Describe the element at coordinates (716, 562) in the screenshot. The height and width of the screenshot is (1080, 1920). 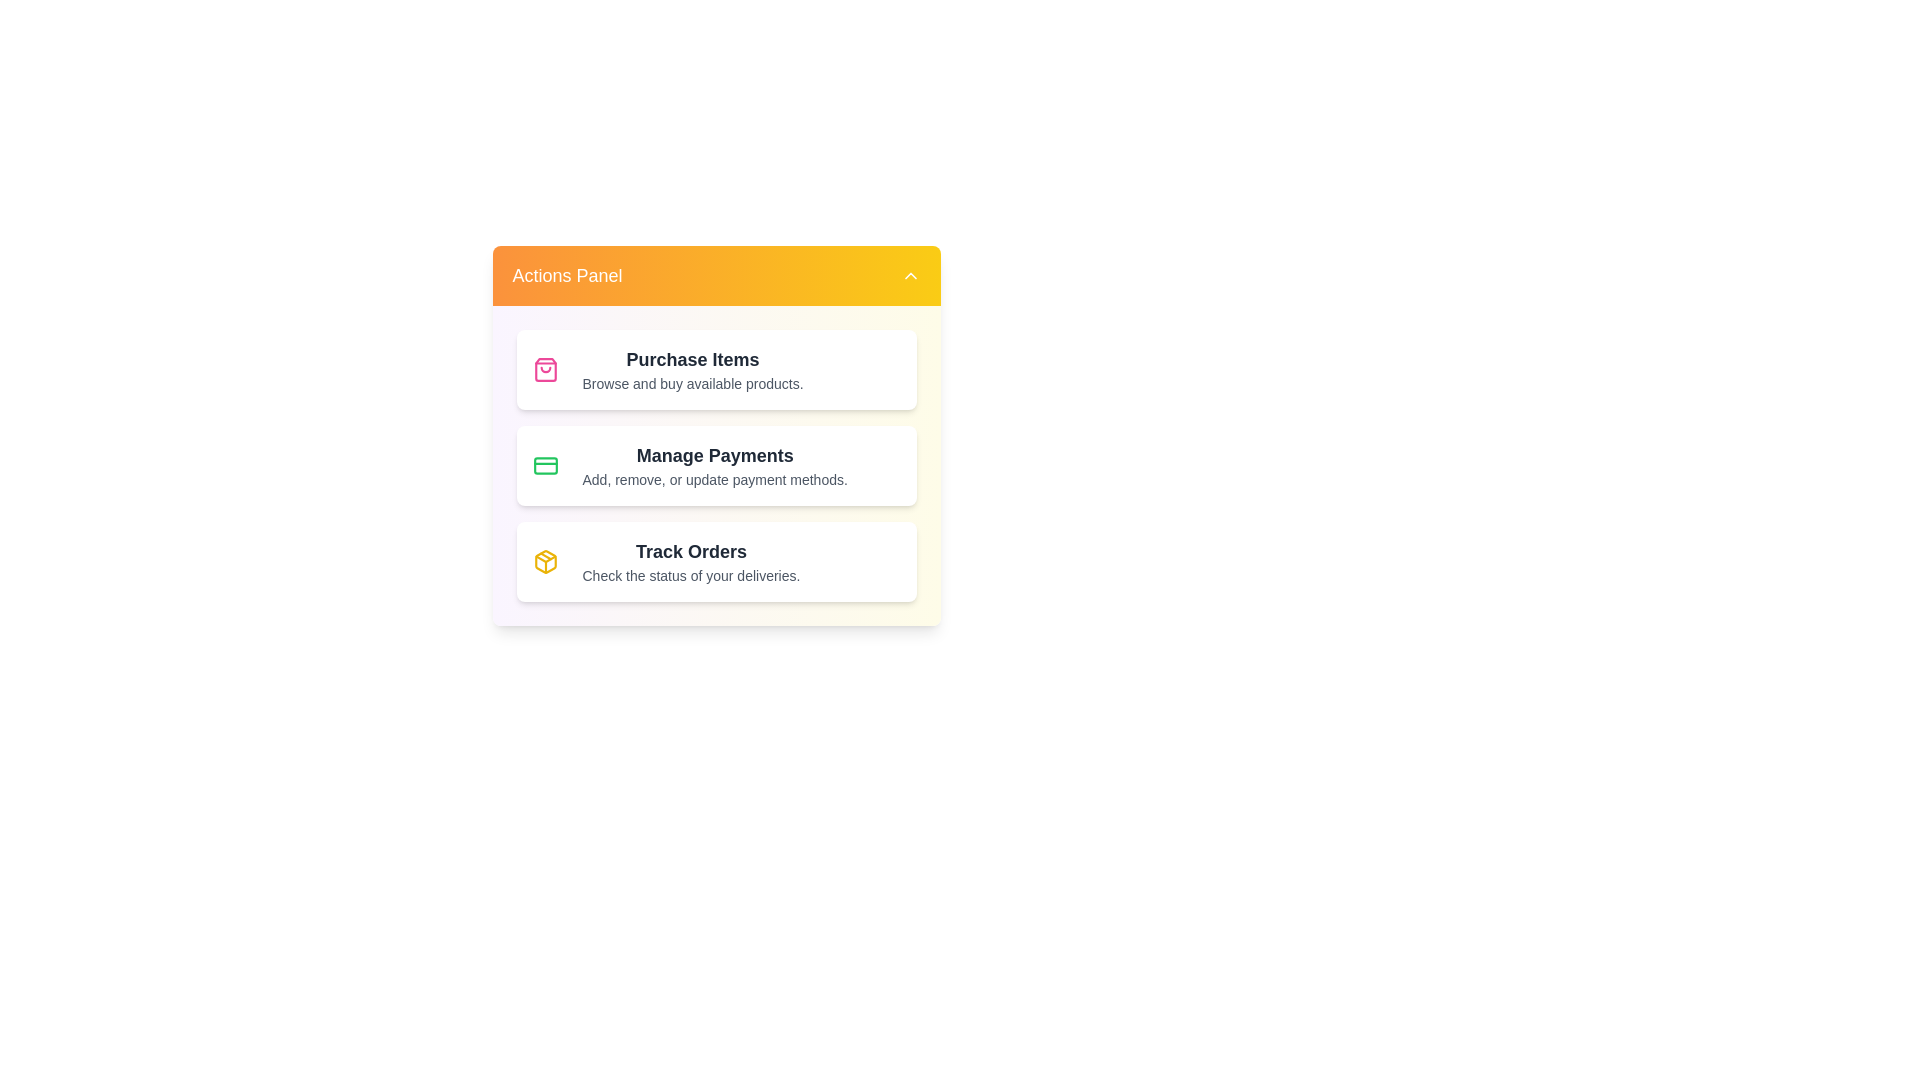
I see `the action item Track Orders to reveal further details` at that location.